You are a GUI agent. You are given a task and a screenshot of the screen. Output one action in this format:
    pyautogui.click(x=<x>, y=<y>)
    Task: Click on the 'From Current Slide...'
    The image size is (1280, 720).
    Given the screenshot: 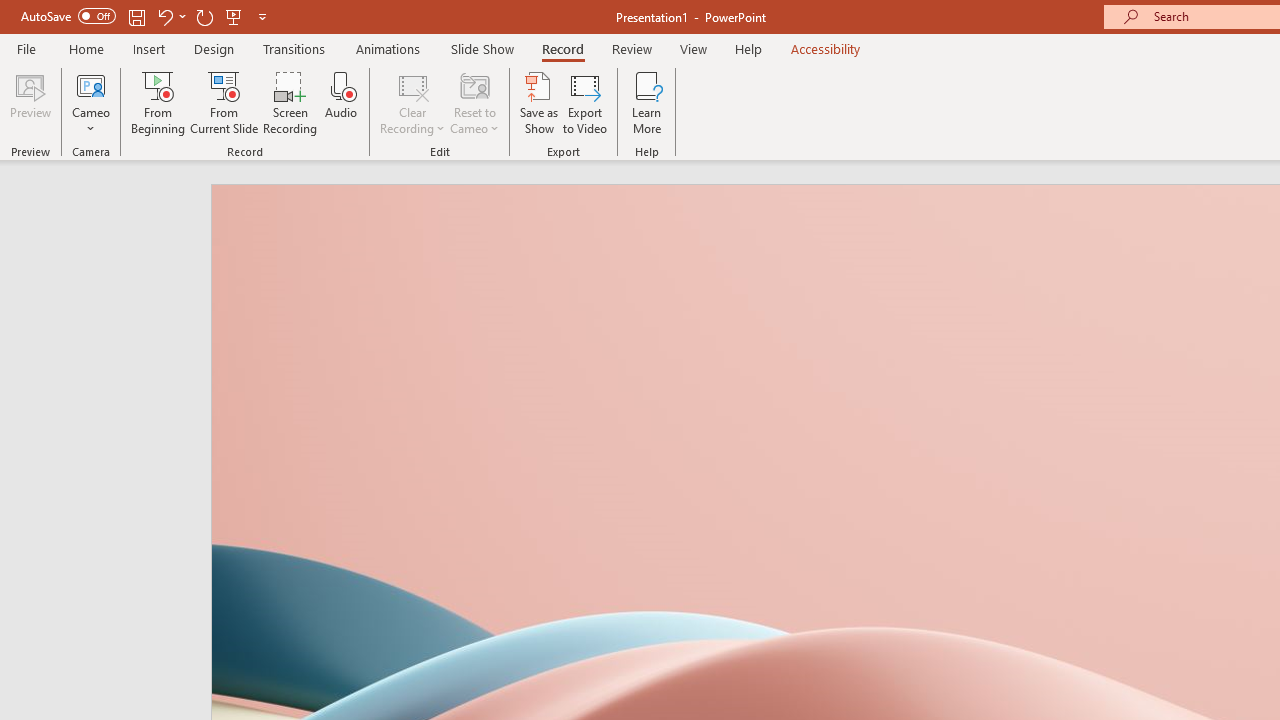 What is the action you would take?
    pyautogui.click(x=224, y=103)
    